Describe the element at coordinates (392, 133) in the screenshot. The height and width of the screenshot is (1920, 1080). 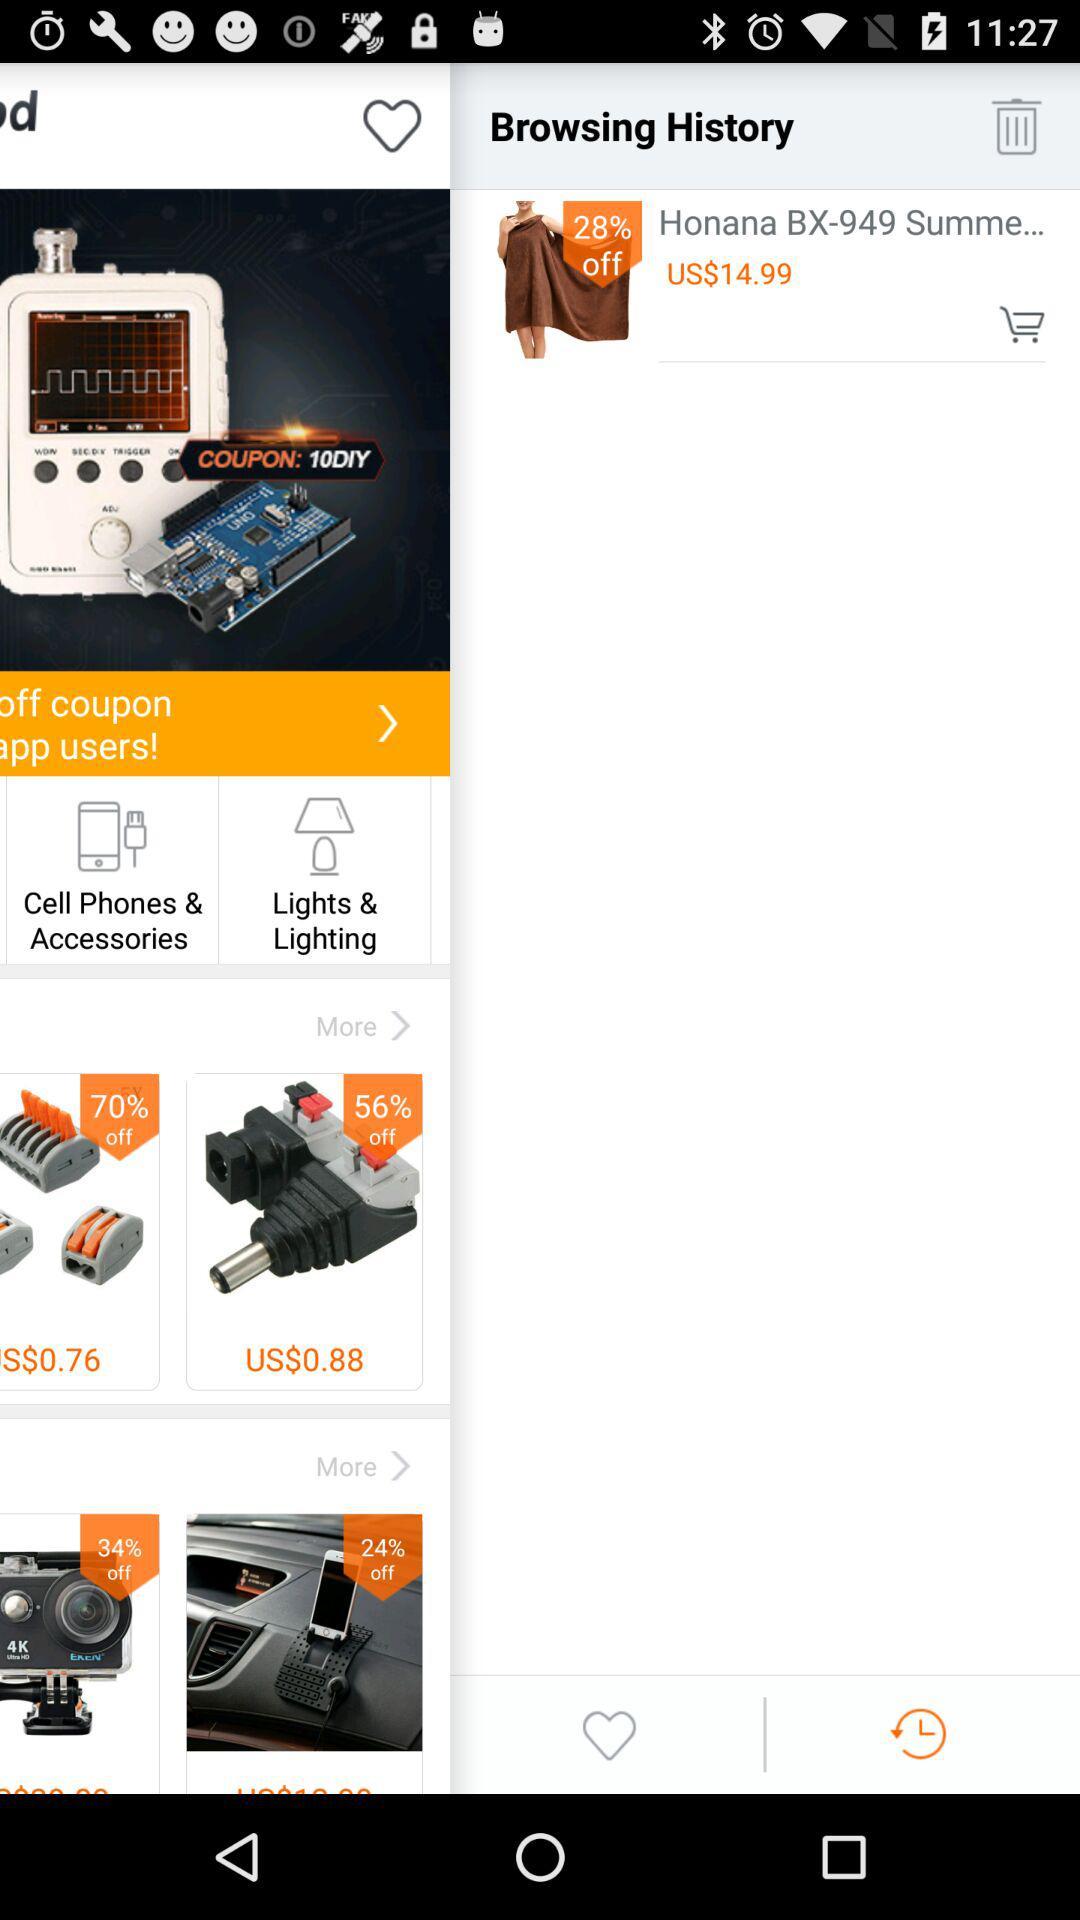
I see `the favorite icon` at that location.